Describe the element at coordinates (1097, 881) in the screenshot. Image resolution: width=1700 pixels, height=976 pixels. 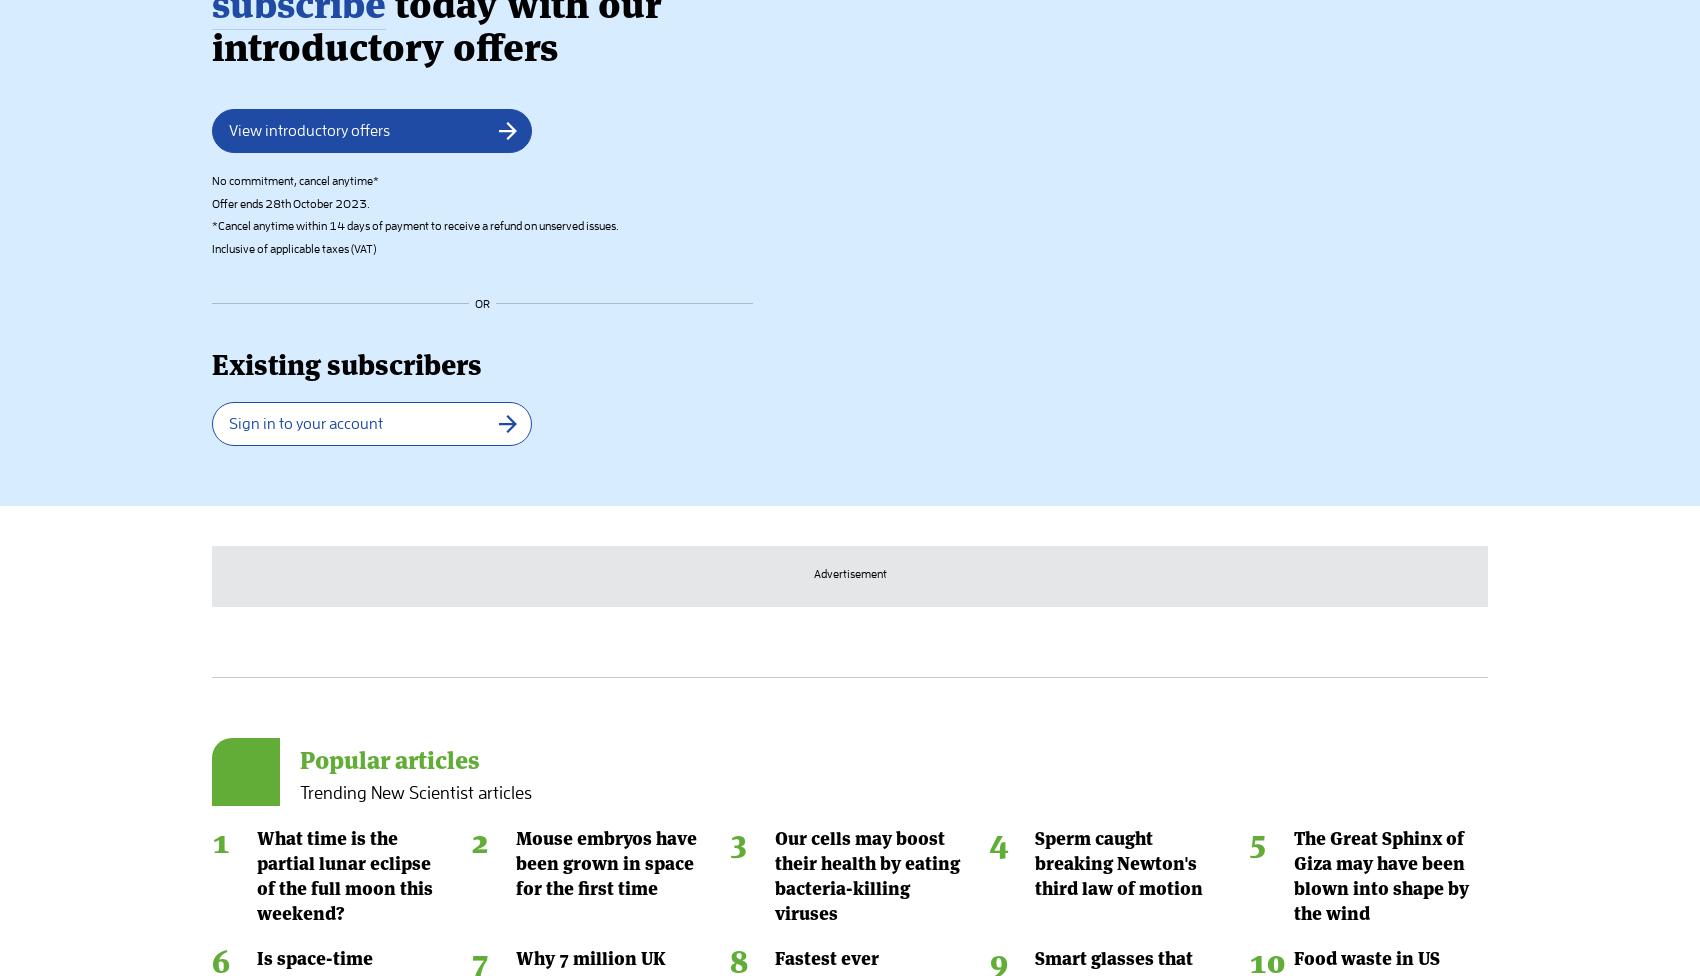
I see `'CoLab'` at that location.